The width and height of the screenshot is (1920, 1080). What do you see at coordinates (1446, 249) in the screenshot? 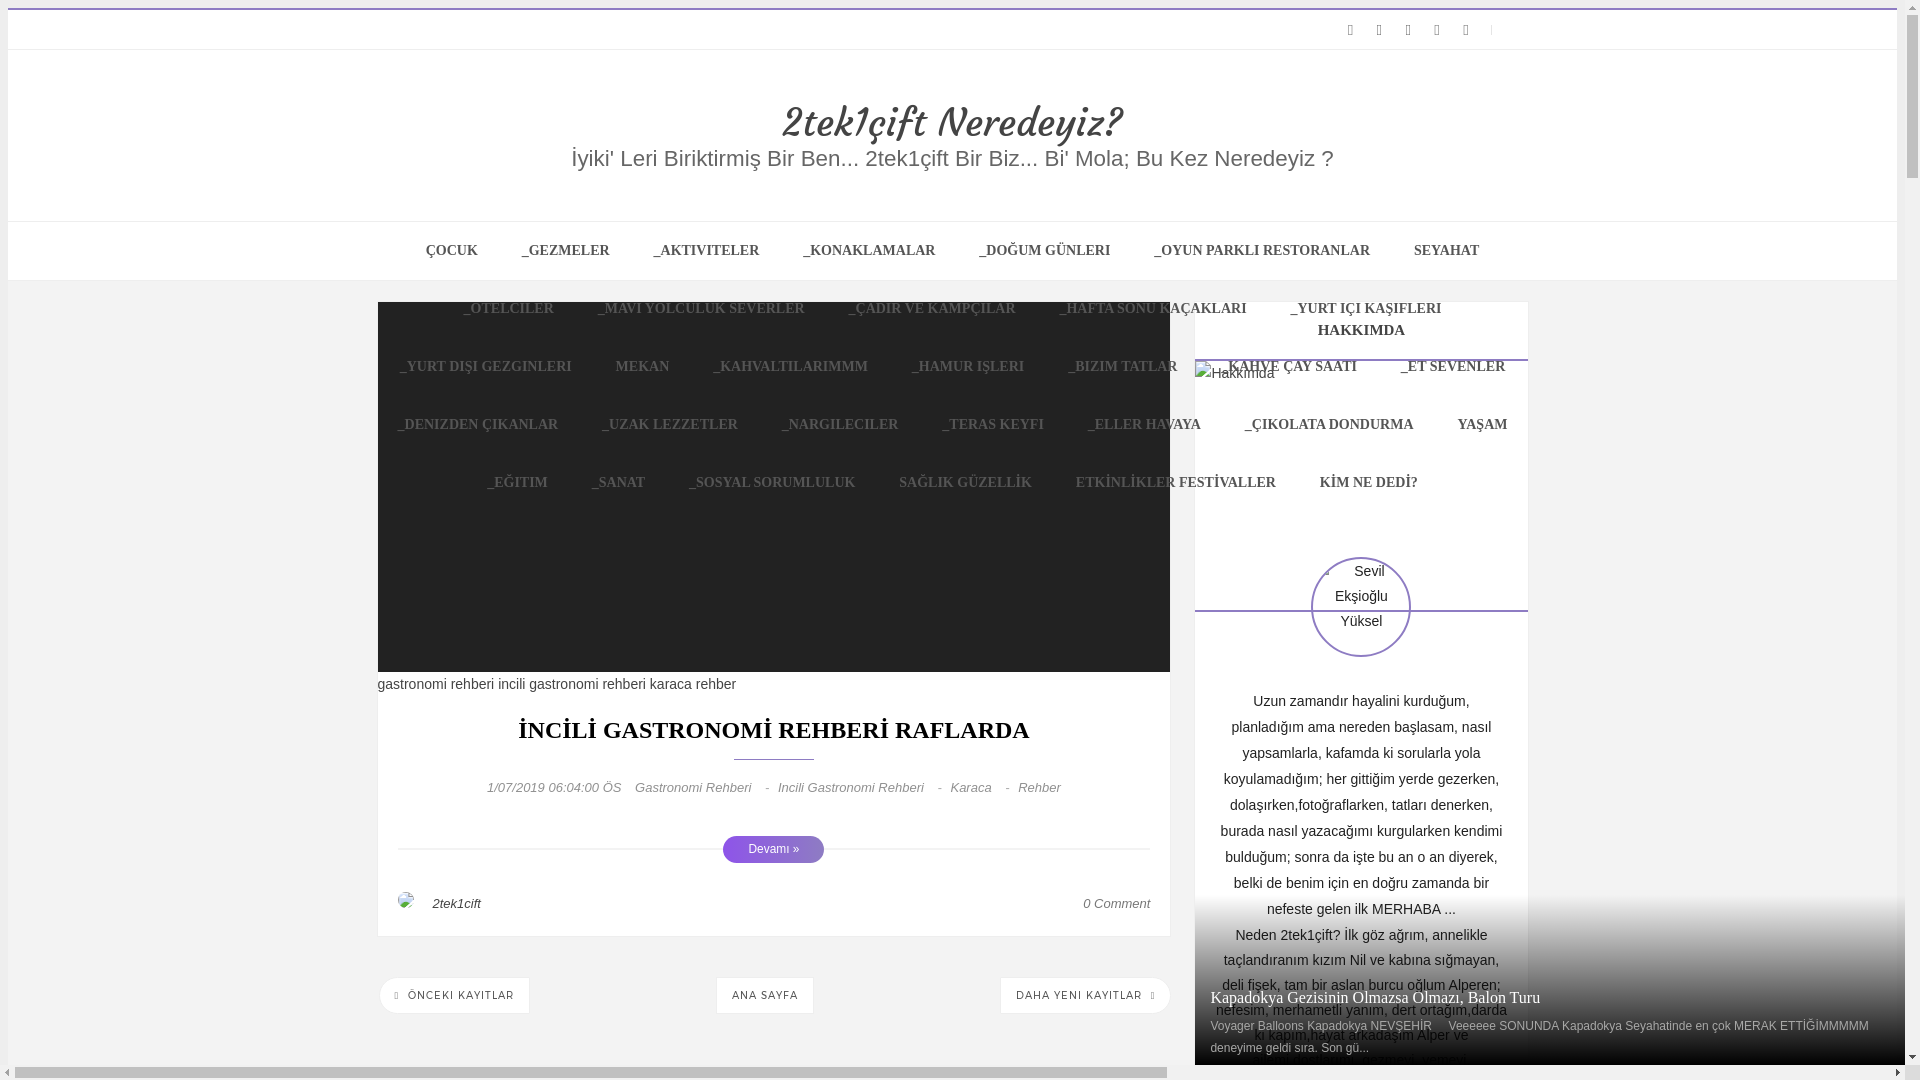
I see `'SEYAHAT'` at bounding box center [1446, 249].